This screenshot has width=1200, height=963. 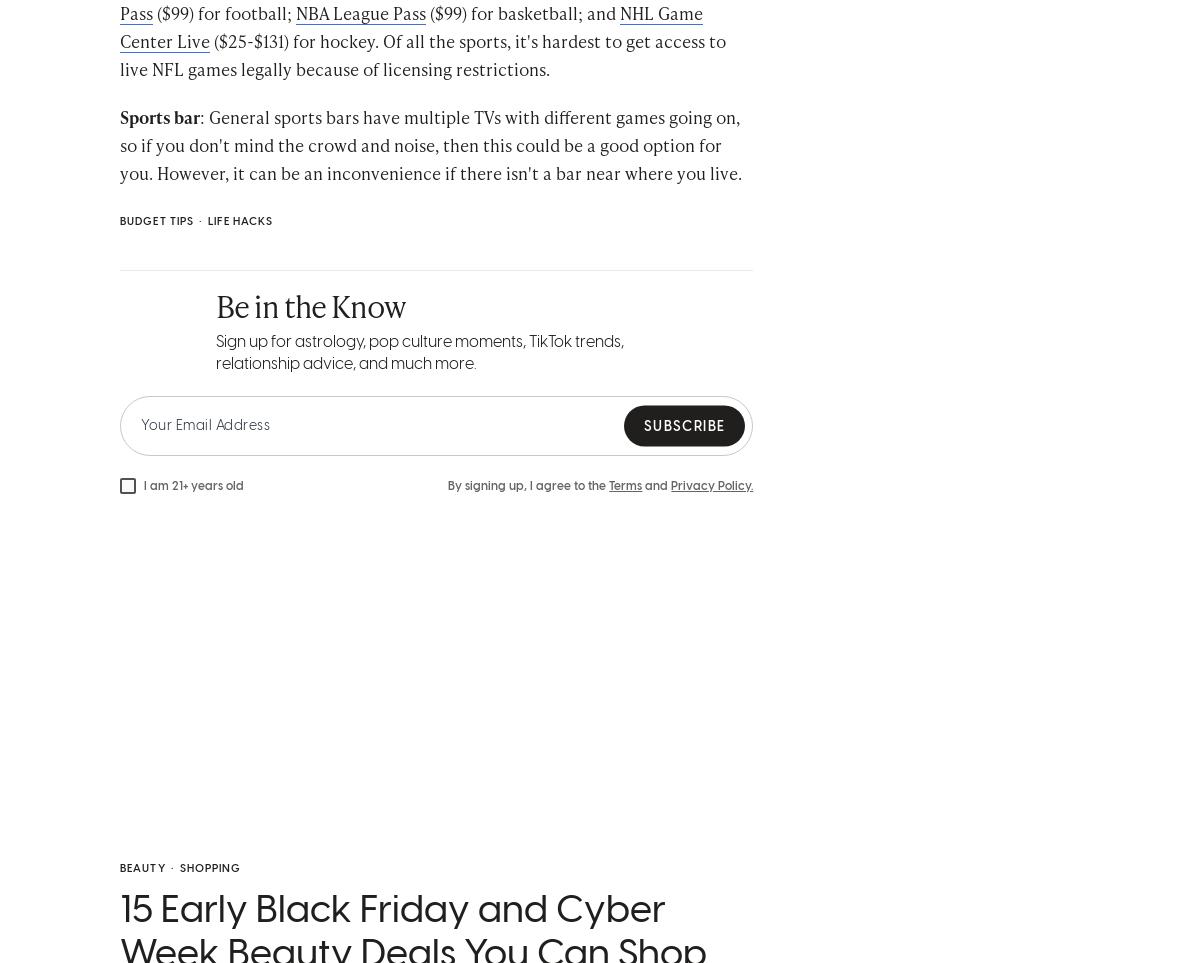 I want to click on '($99) for basketball; and', so click(x=521, y=41).